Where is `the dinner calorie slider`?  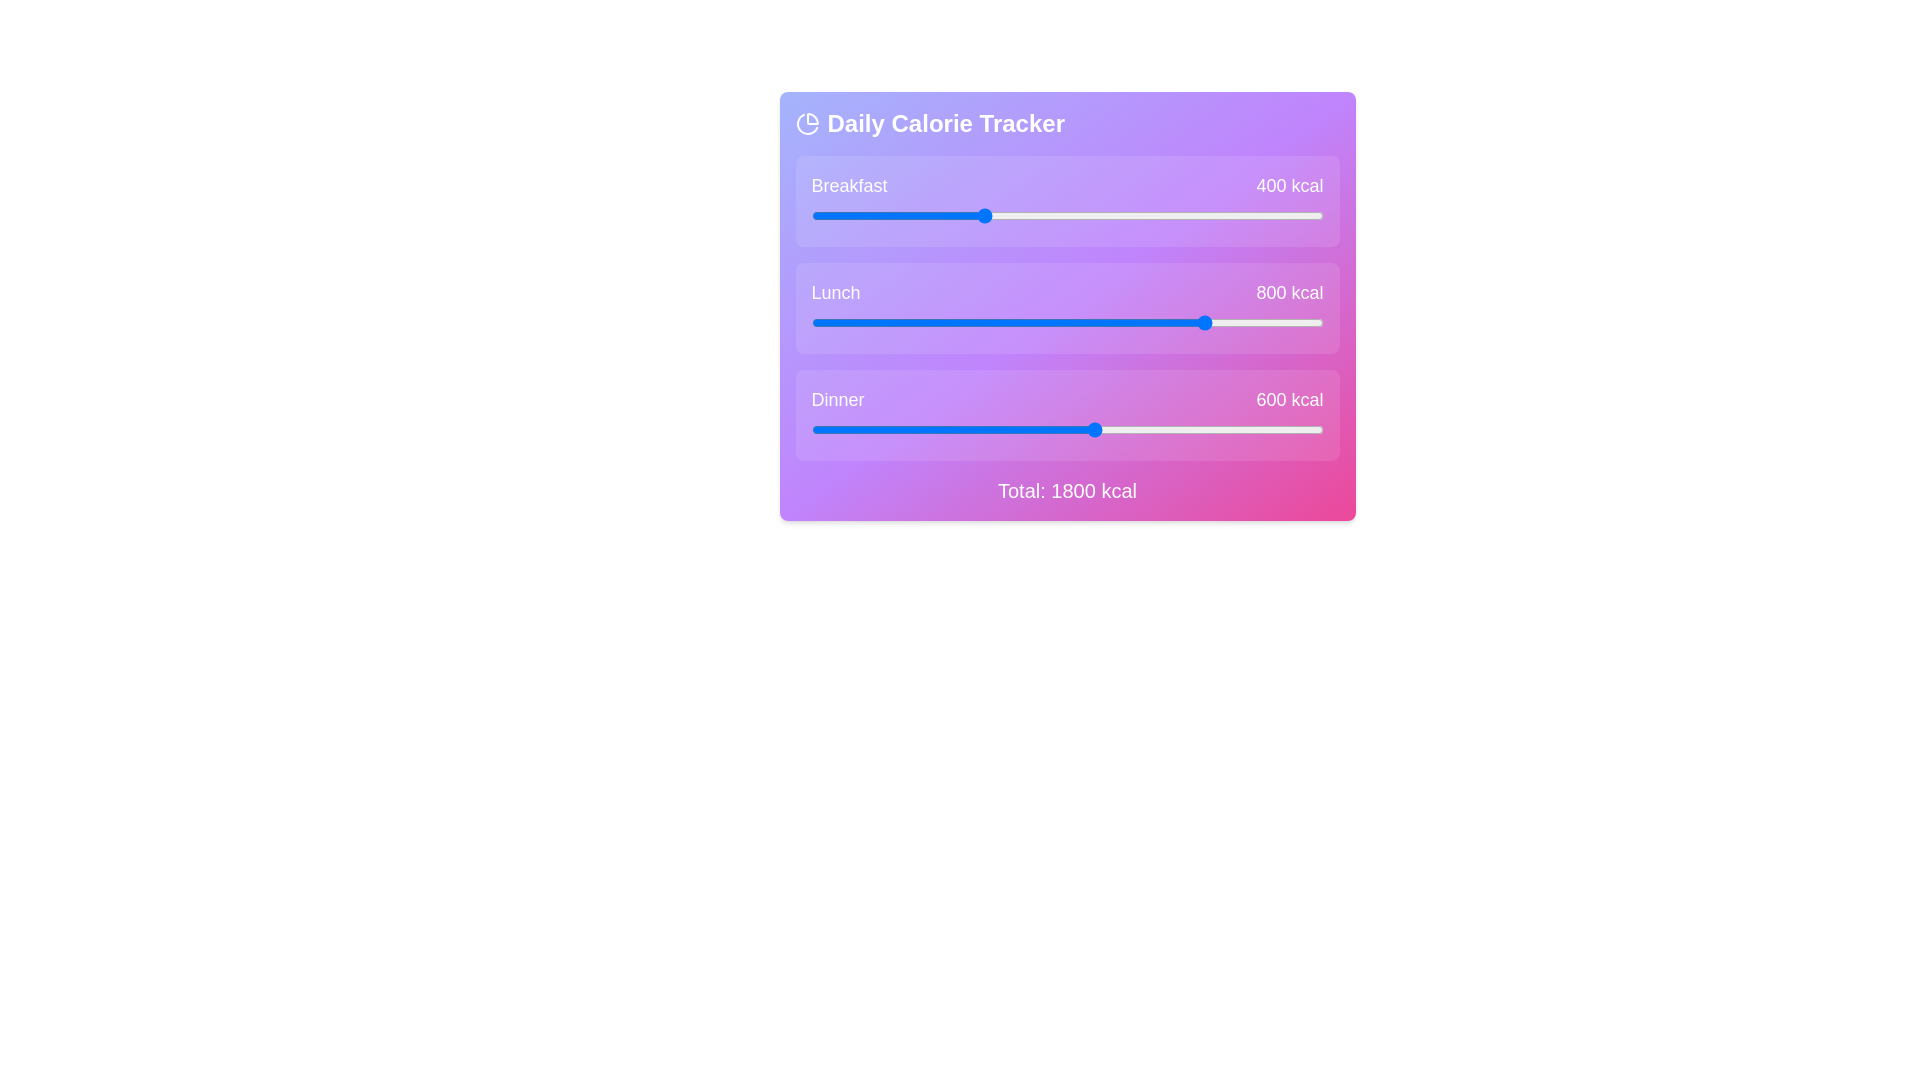
the dinner calorie slider is located at coordinates (960, 428).